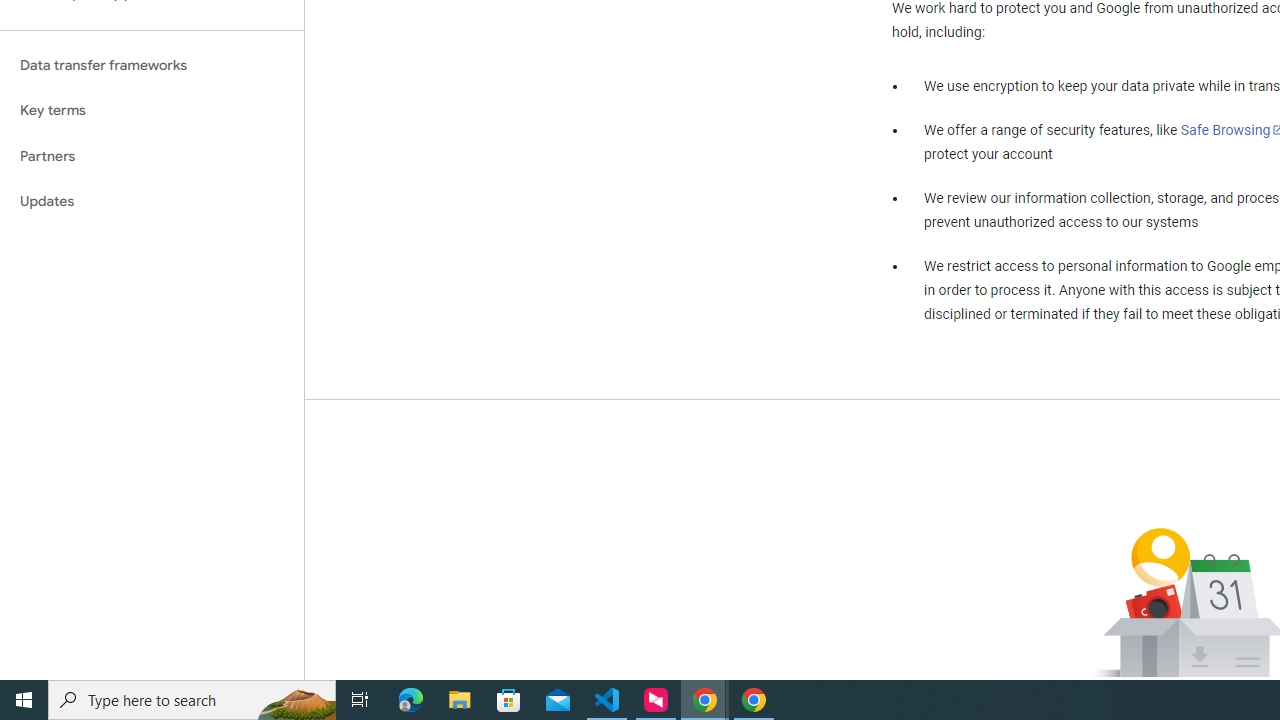 The image size is (1280, 720). What do you see at coordinates (151, 110) in the screenshot?
I see `'Key terms'` at bounding box center [151, 110].